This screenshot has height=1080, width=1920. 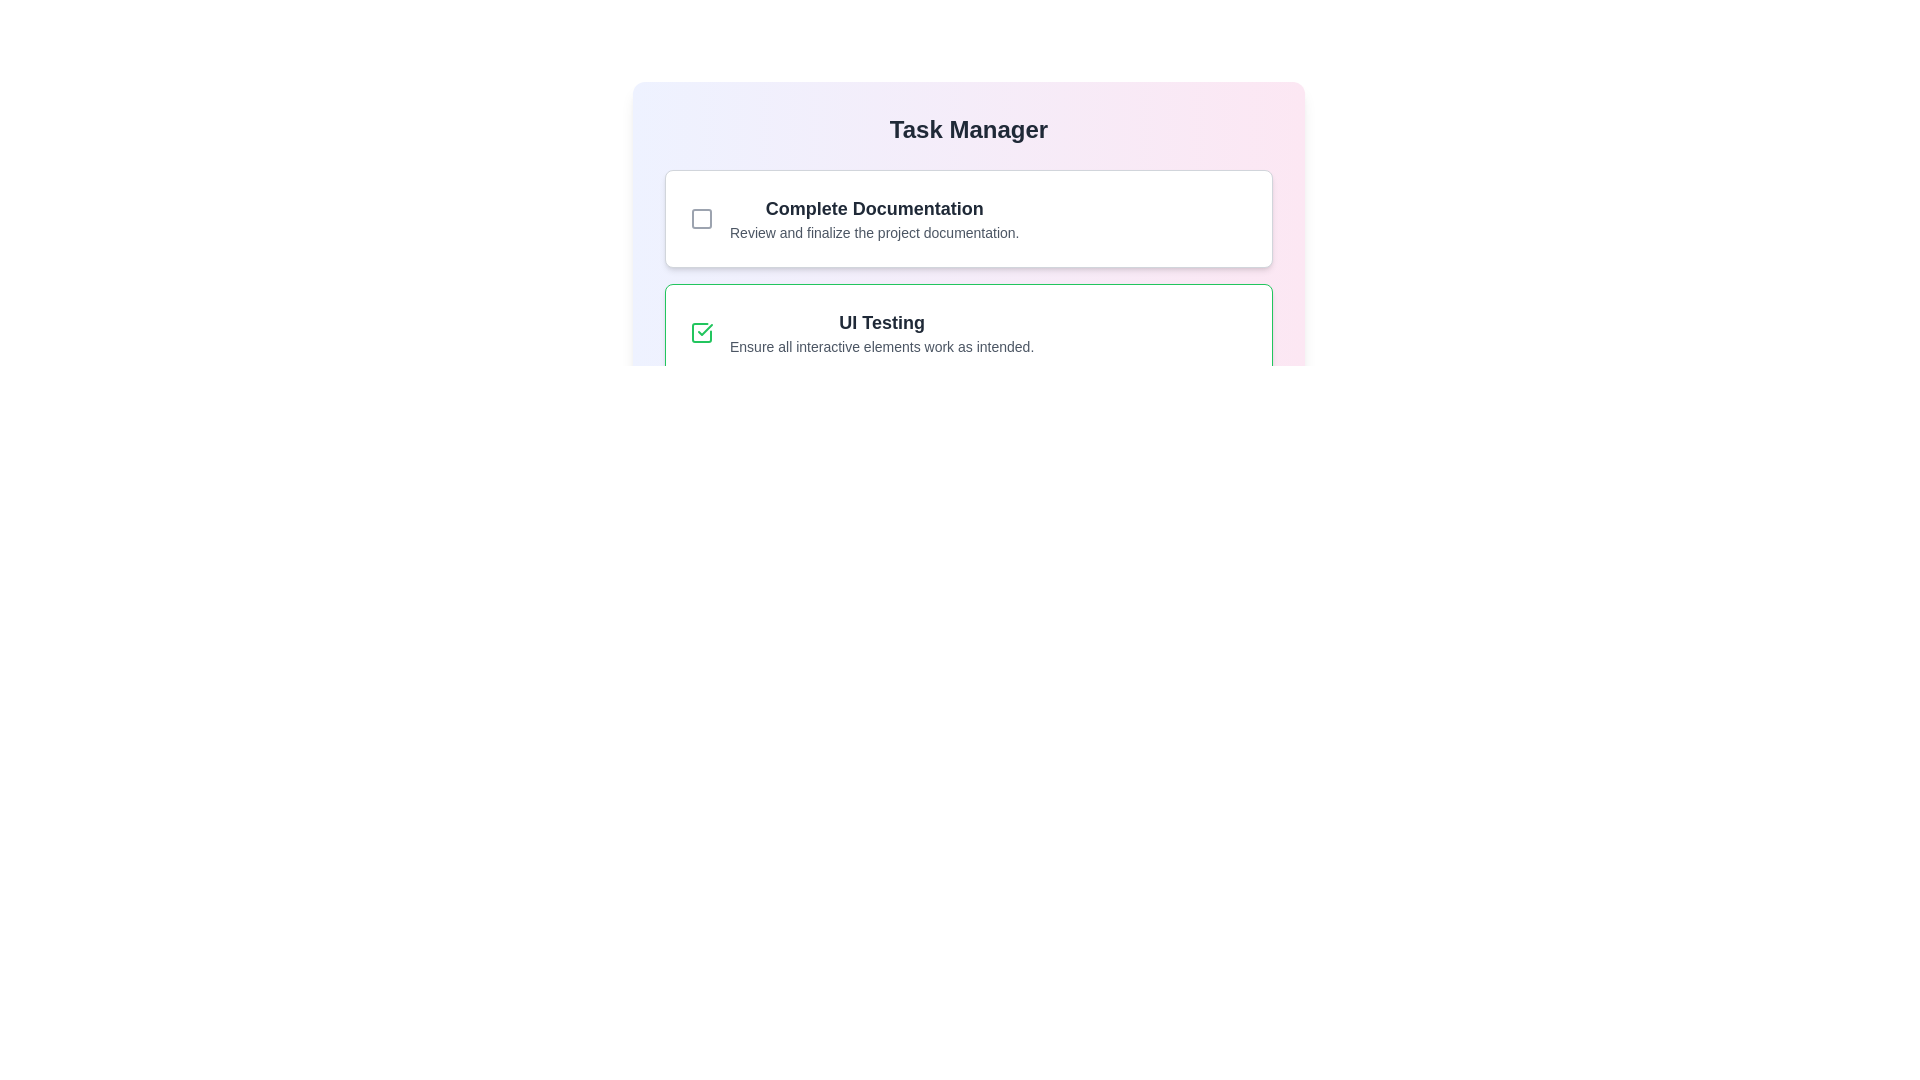 I want to click on text label providing additional details for the task titled 'Complete Documentation', positioned below the main heading in the Task Manager interface, so click(x=874, y=231).